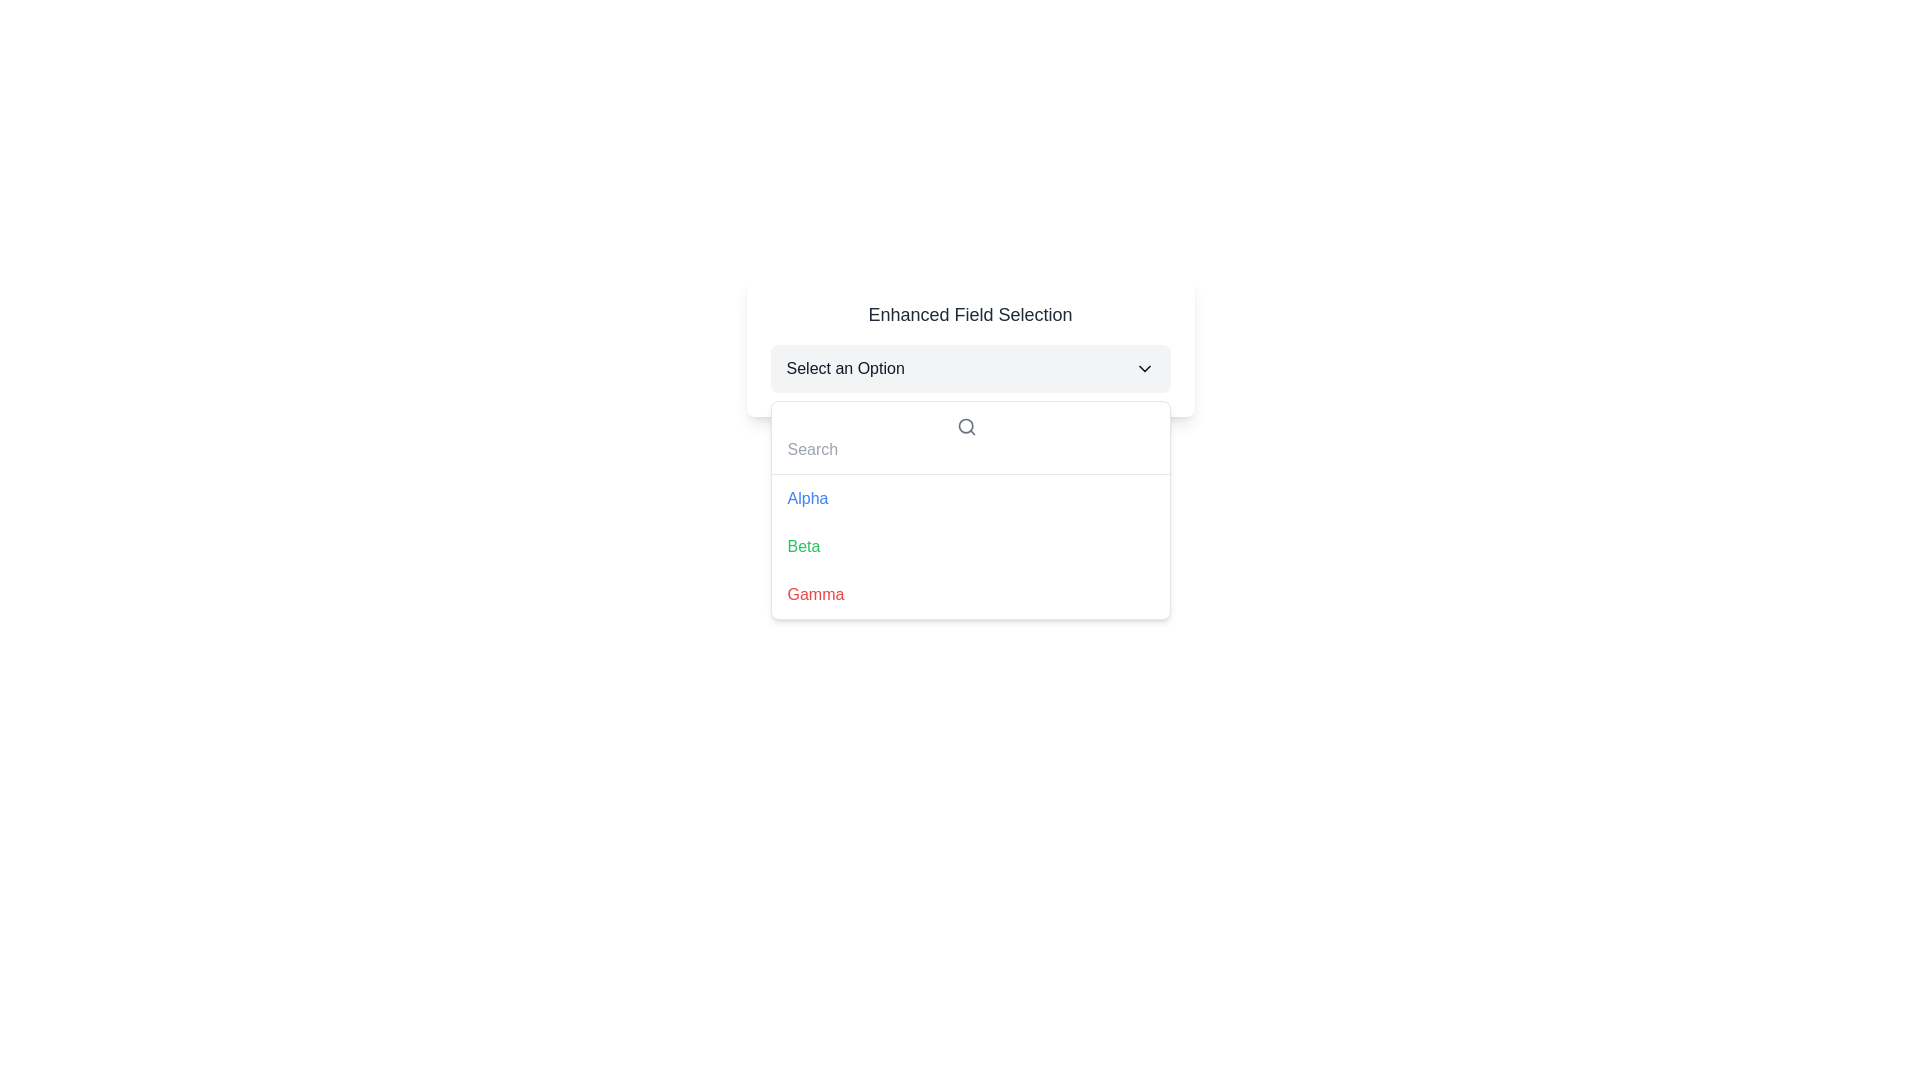 The height and width of the screenshot is (1080, 1920). I want to click on the search icon located to the right of the text input field in the dropdown menu under 'Enhanced Field Selection.', so click(970, 437).